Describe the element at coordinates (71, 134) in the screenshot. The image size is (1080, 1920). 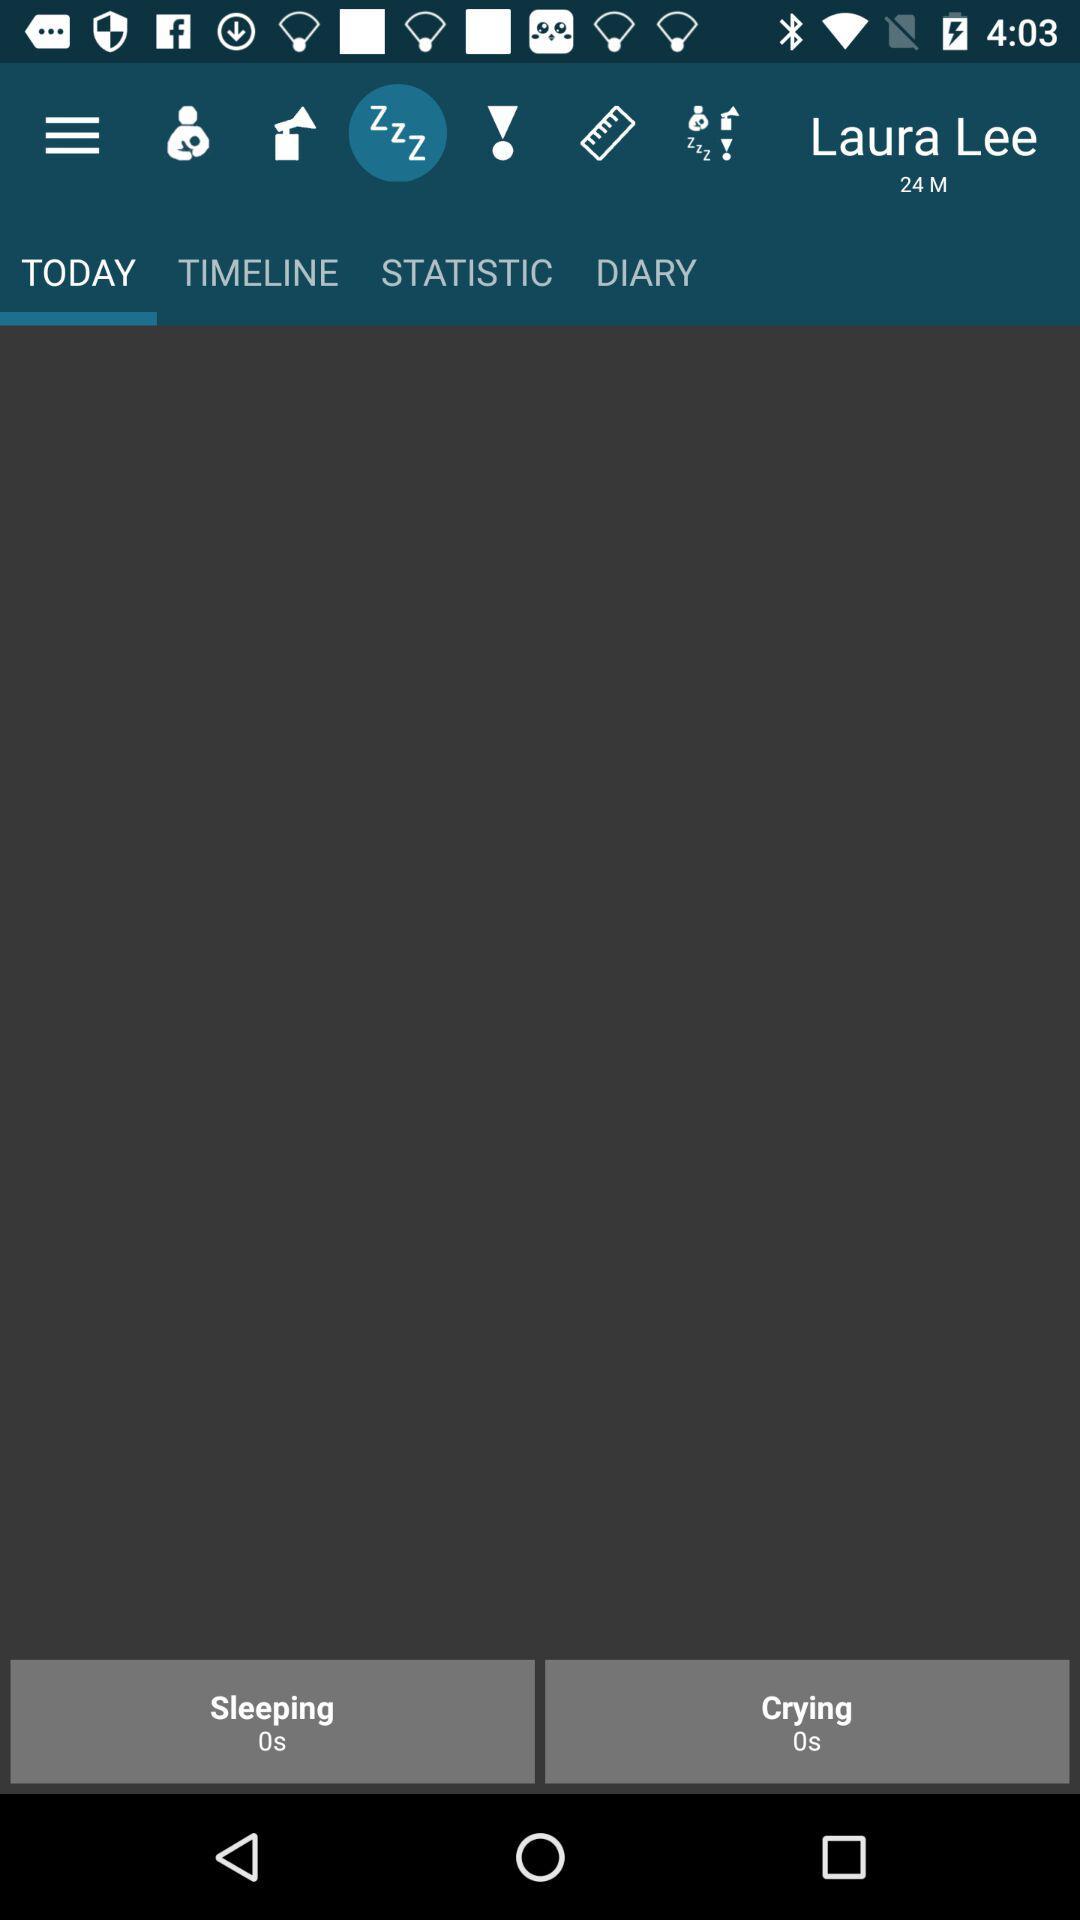
I see `the menu icon` at that location.